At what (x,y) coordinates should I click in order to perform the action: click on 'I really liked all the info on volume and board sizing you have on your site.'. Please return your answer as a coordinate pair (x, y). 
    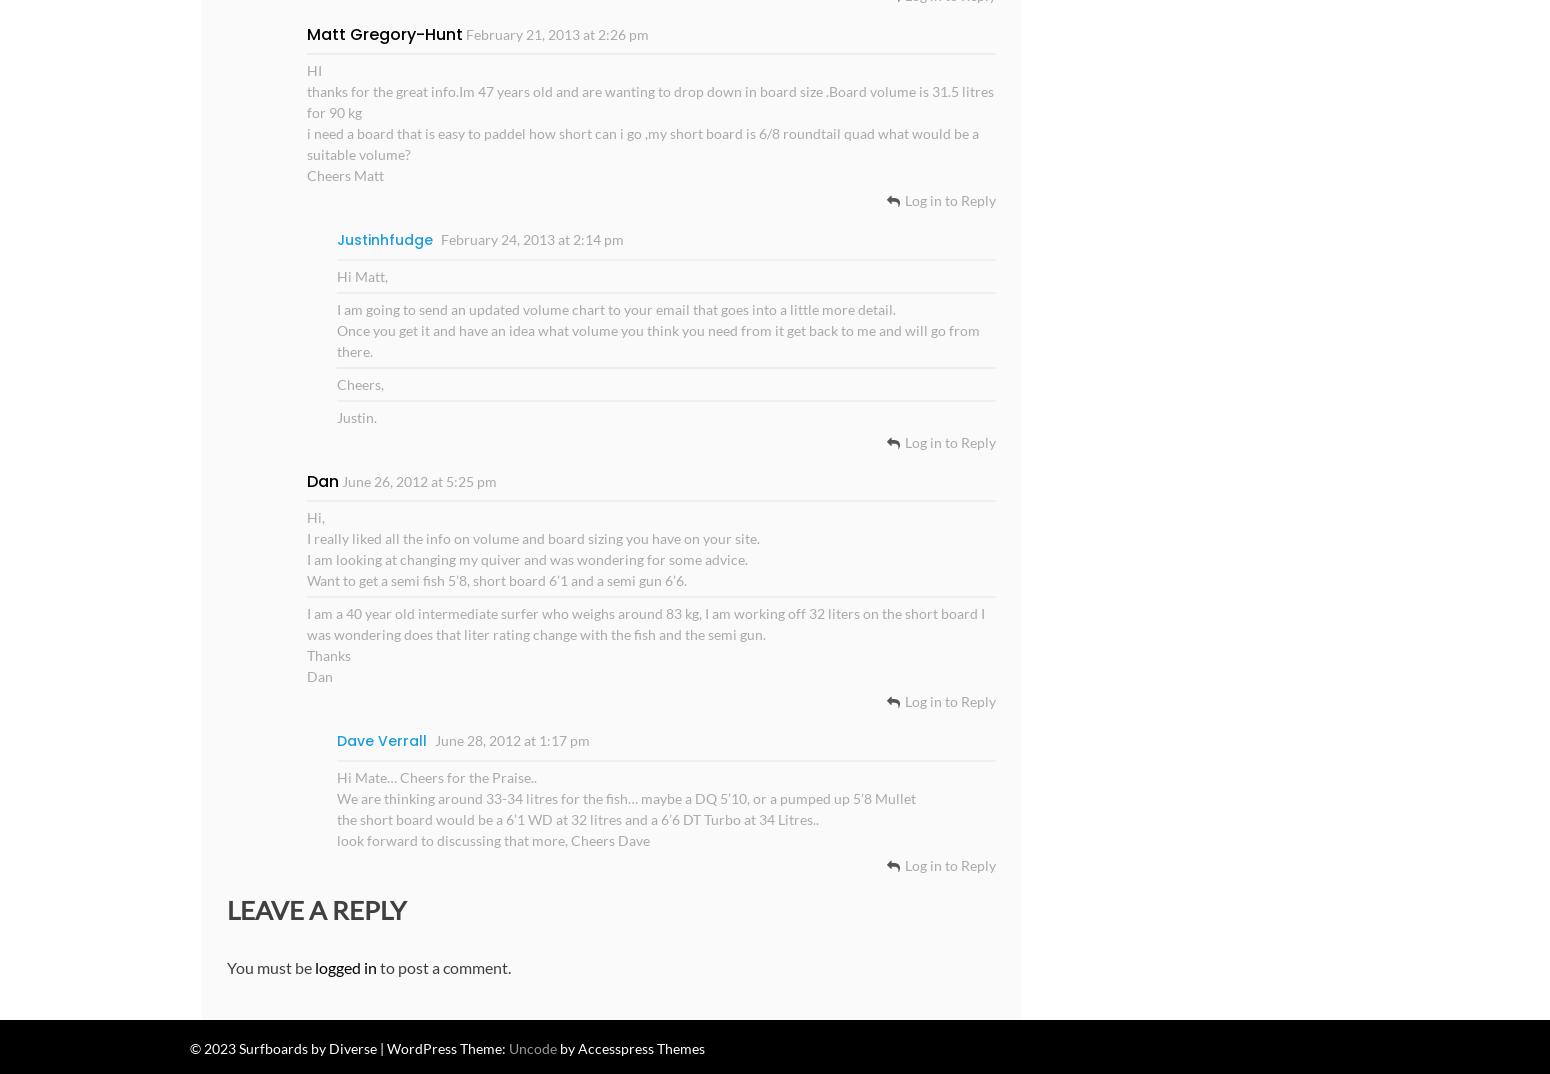
    Looking at the image, I should click on (531, 537).